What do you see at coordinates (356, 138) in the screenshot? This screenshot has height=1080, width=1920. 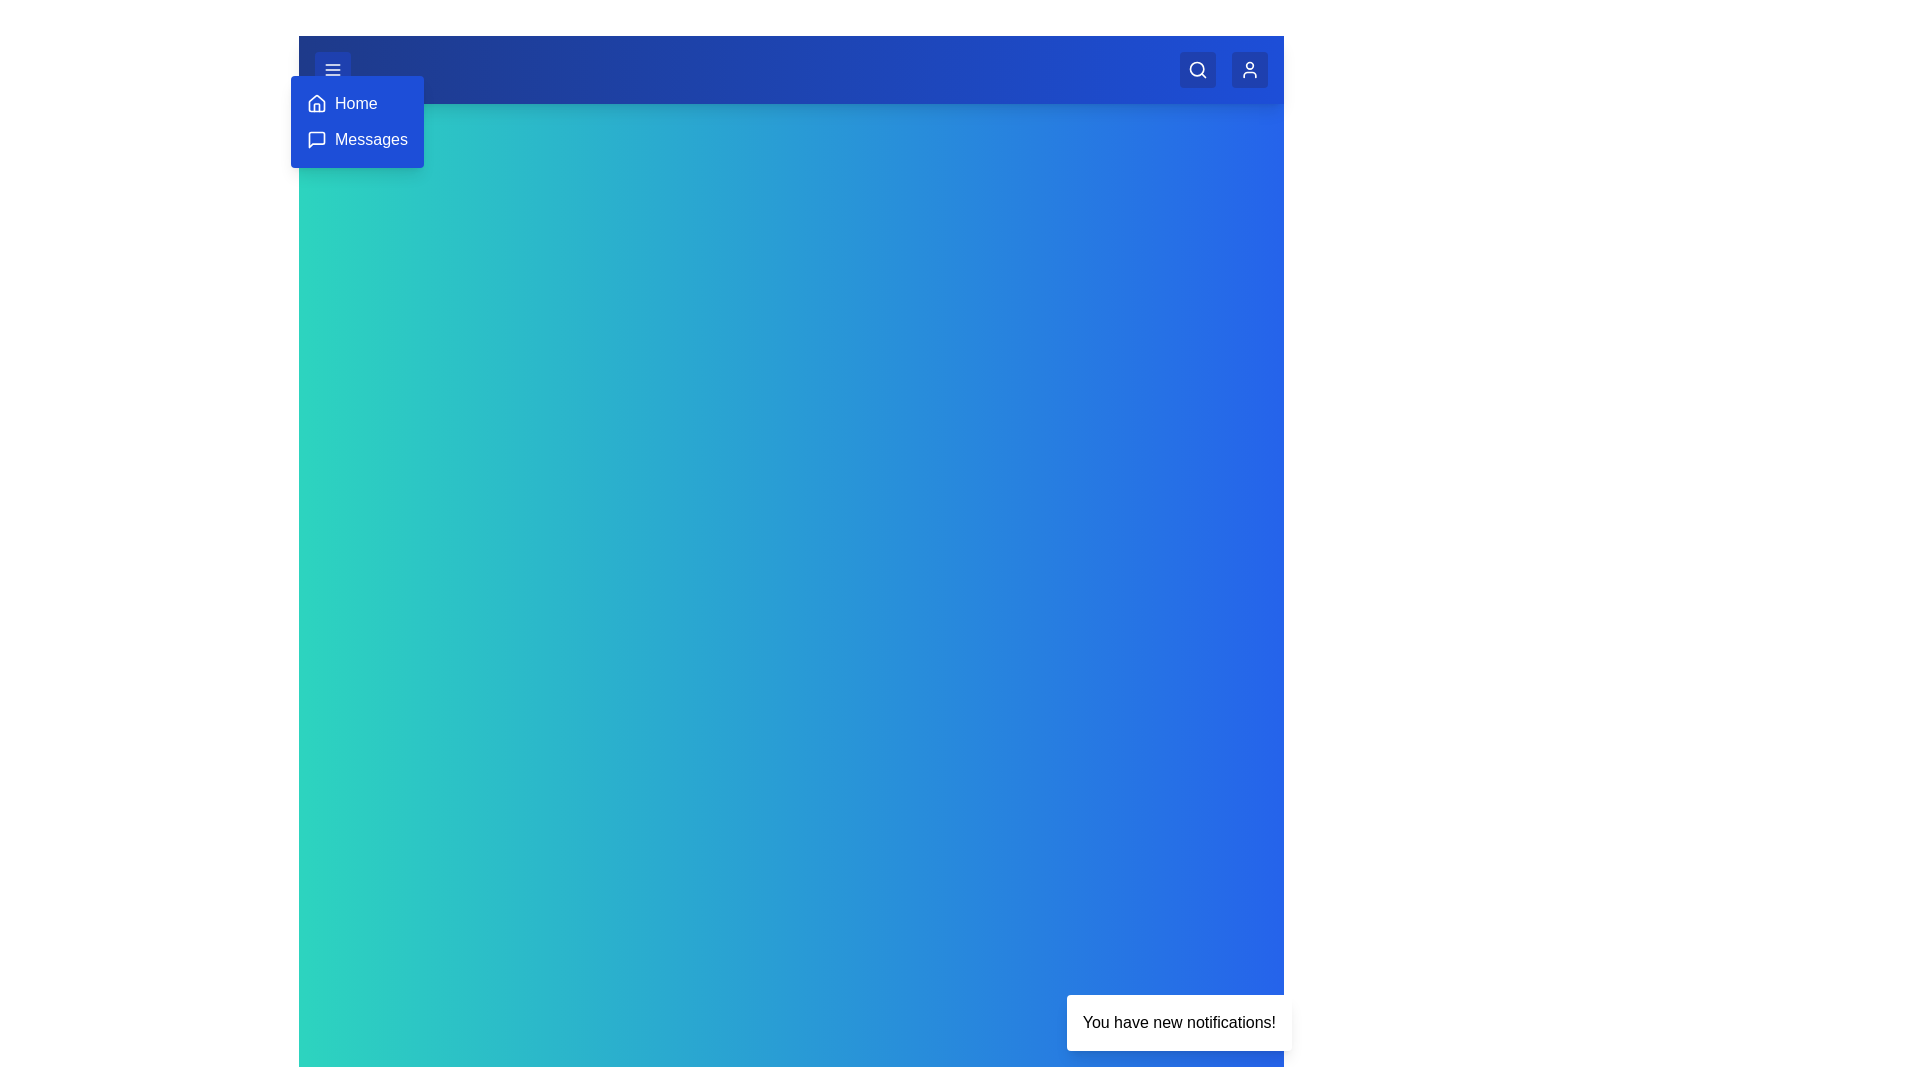 I see `the Messages button in the menu to navigate to the Messages section` at bounding box center [356, 138].